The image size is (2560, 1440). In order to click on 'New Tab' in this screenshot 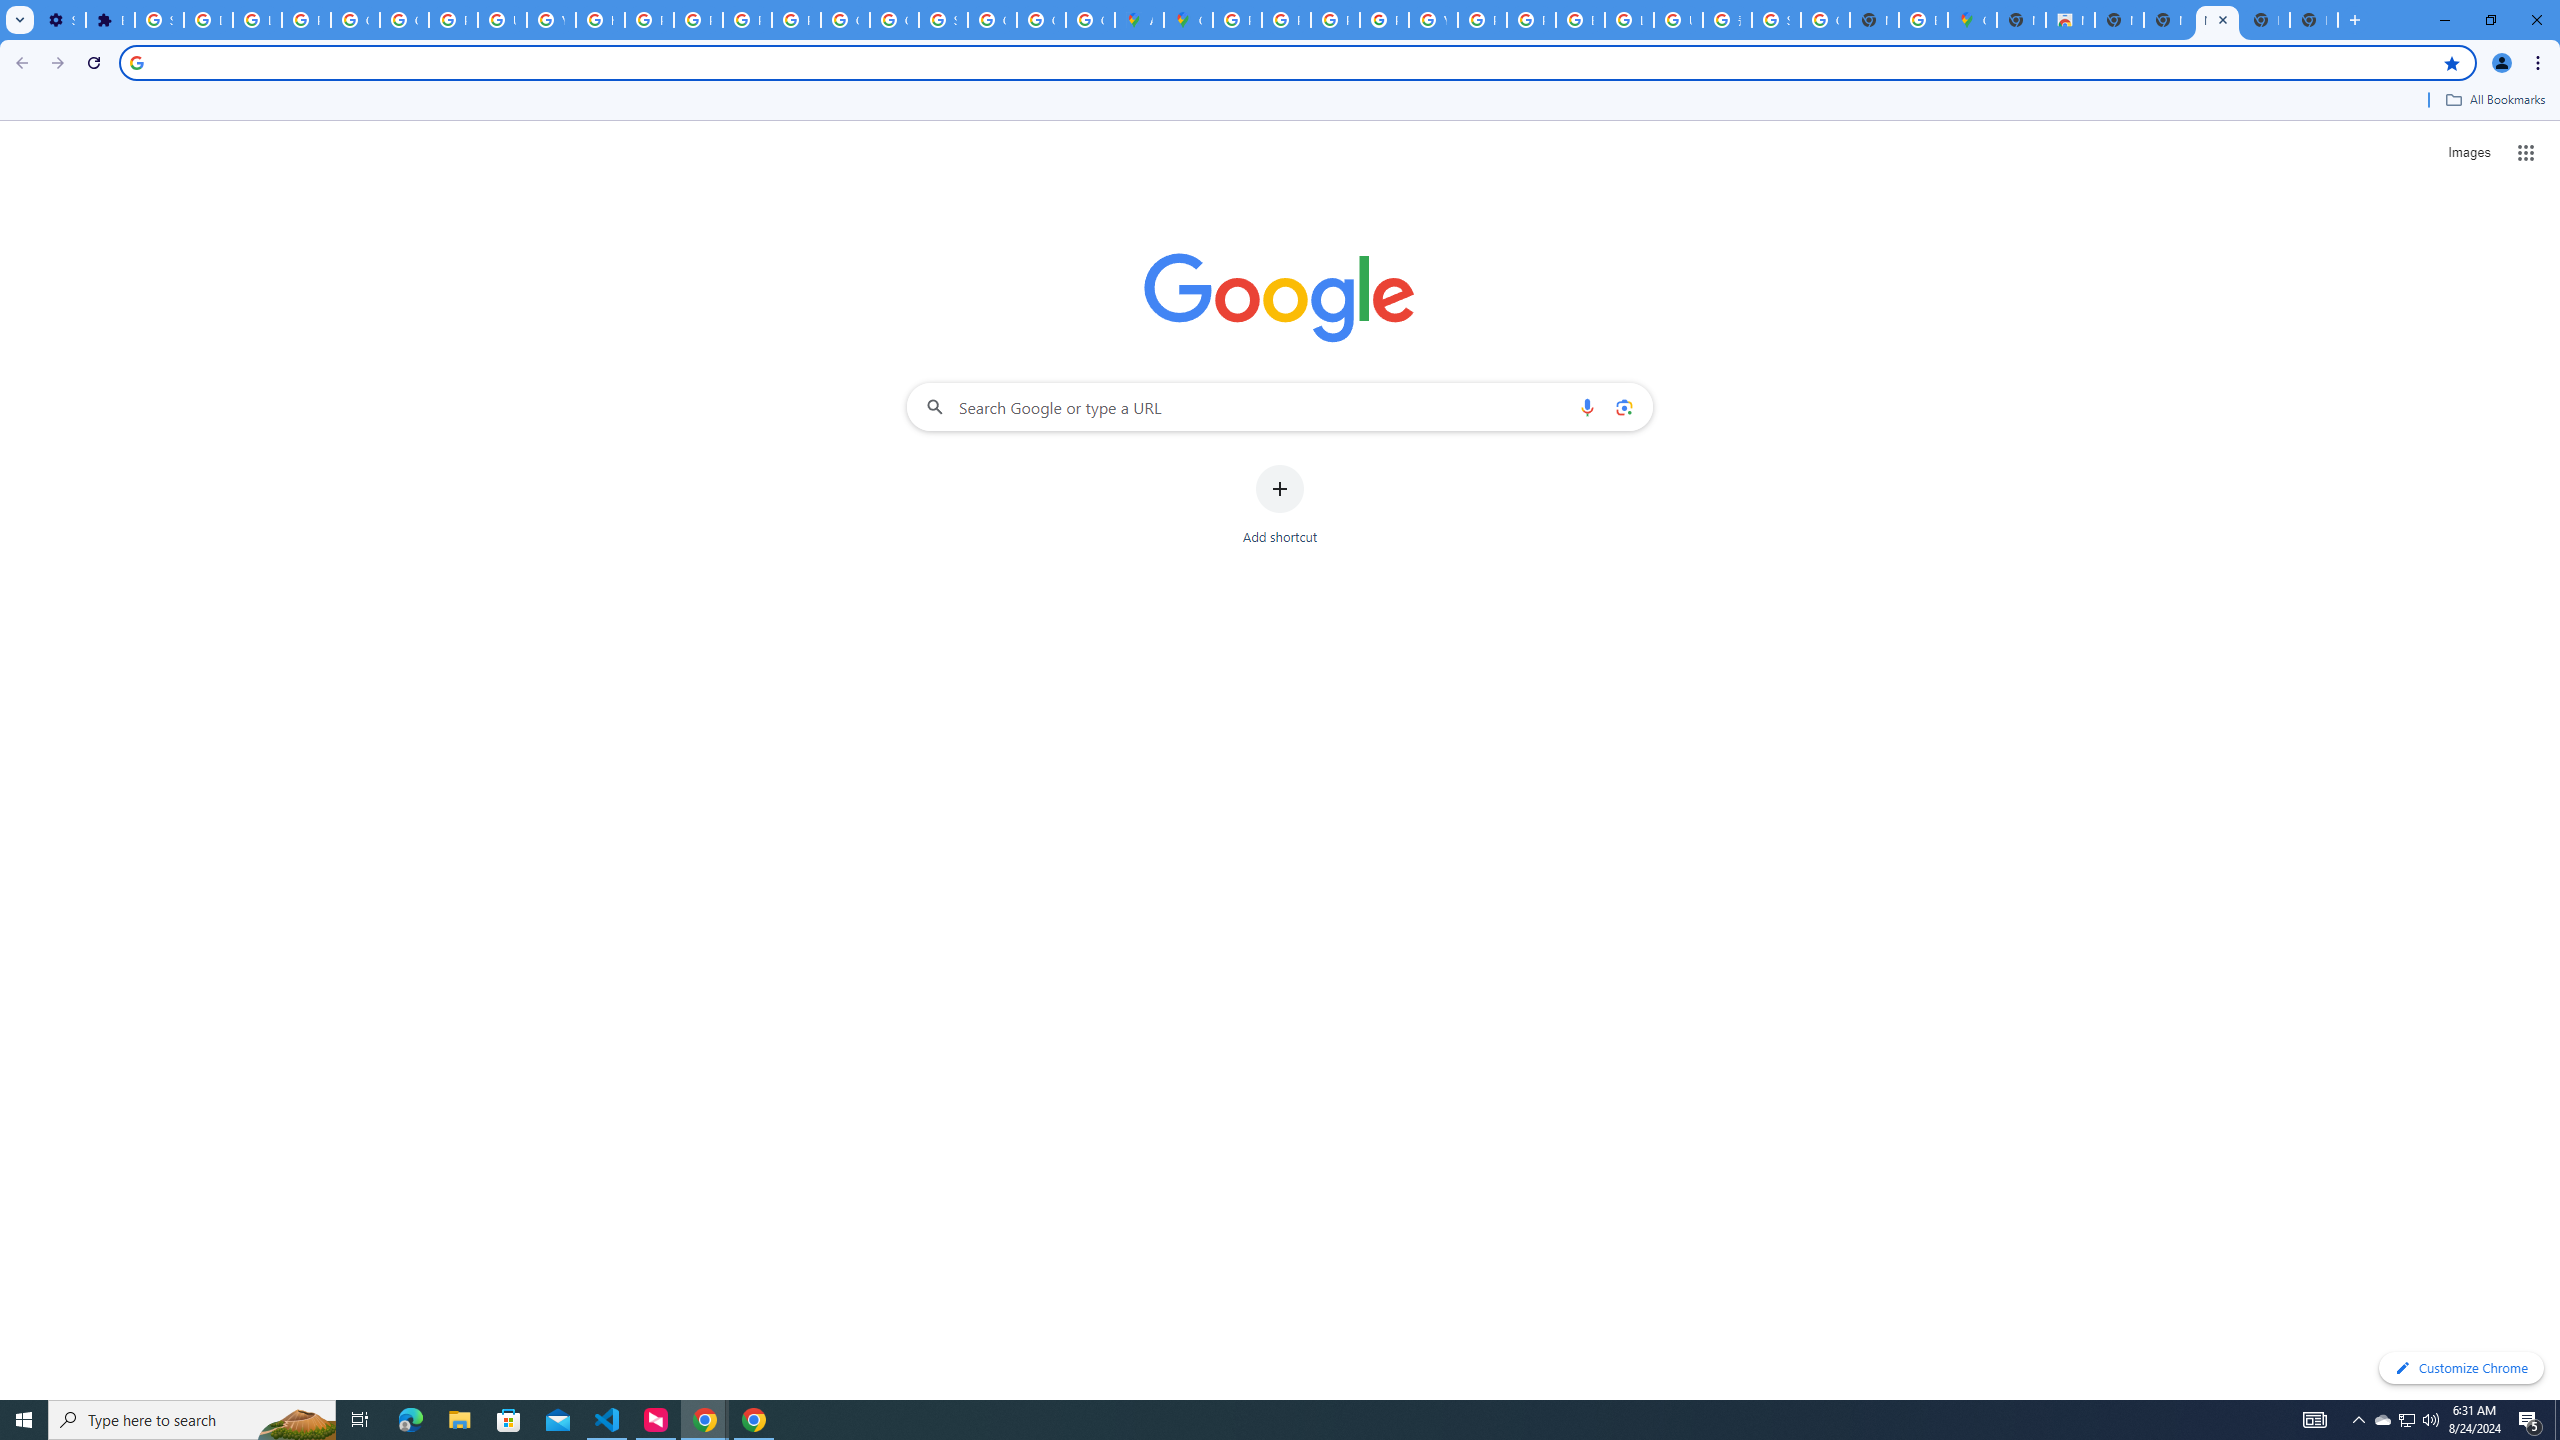, I will do `click(2314, 19)`.